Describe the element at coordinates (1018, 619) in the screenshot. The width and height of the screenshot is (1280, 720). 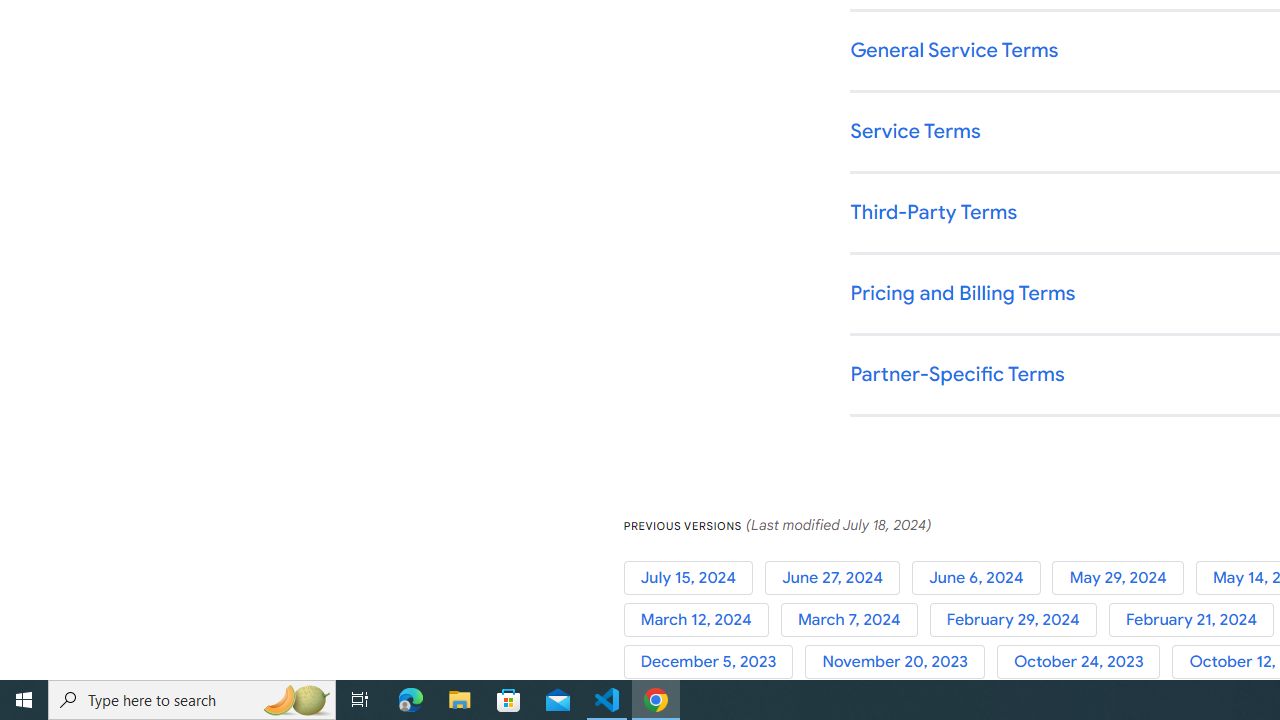
I see `'February 29, 2024'` at that location.